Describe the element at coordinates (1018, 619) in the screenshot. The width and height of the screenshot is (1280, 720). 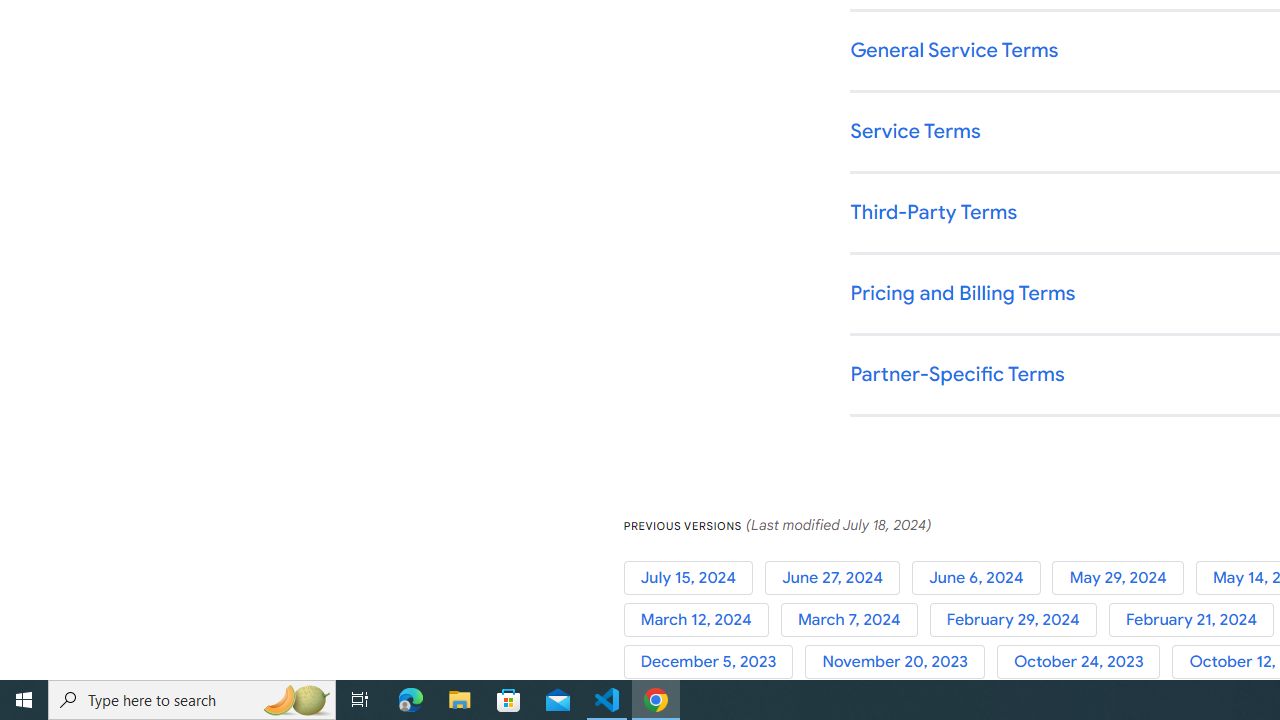
I see `'February 29, 2024'` at that location.